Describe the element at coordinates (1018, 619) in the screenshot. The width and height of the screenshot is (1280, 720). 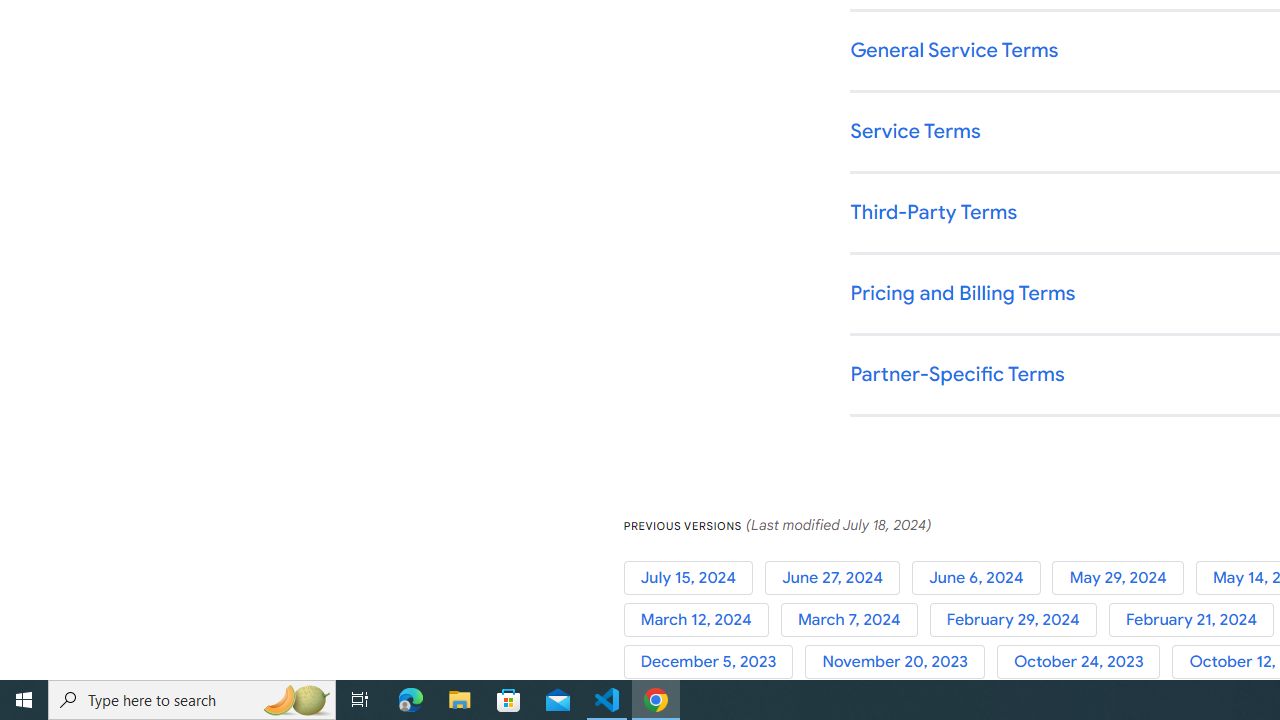
I see `'February 29, 2024'` at that location.